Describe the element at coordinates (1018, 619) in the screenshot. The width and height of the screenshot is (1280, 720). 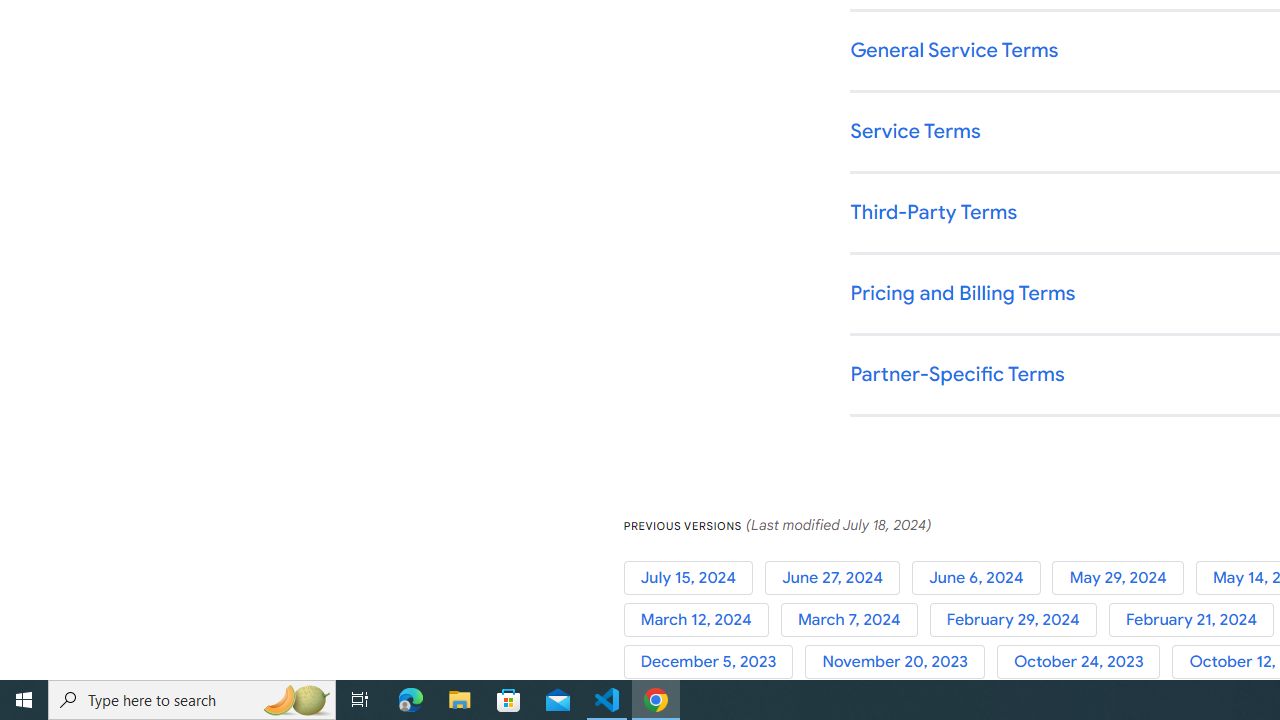
I see `'February 29, 2024'` at that location.